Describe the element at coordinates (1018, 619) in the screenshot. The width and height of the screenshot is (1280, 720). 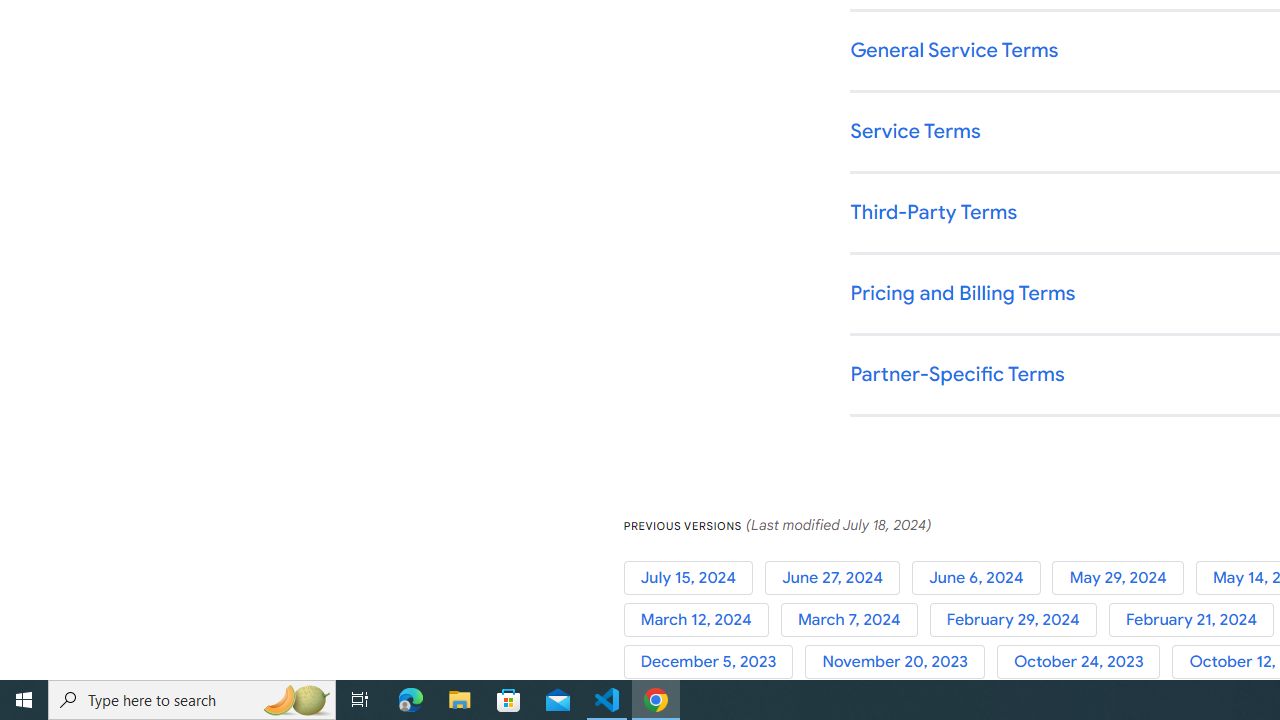
I see `'February 29, 2024'` at that location.